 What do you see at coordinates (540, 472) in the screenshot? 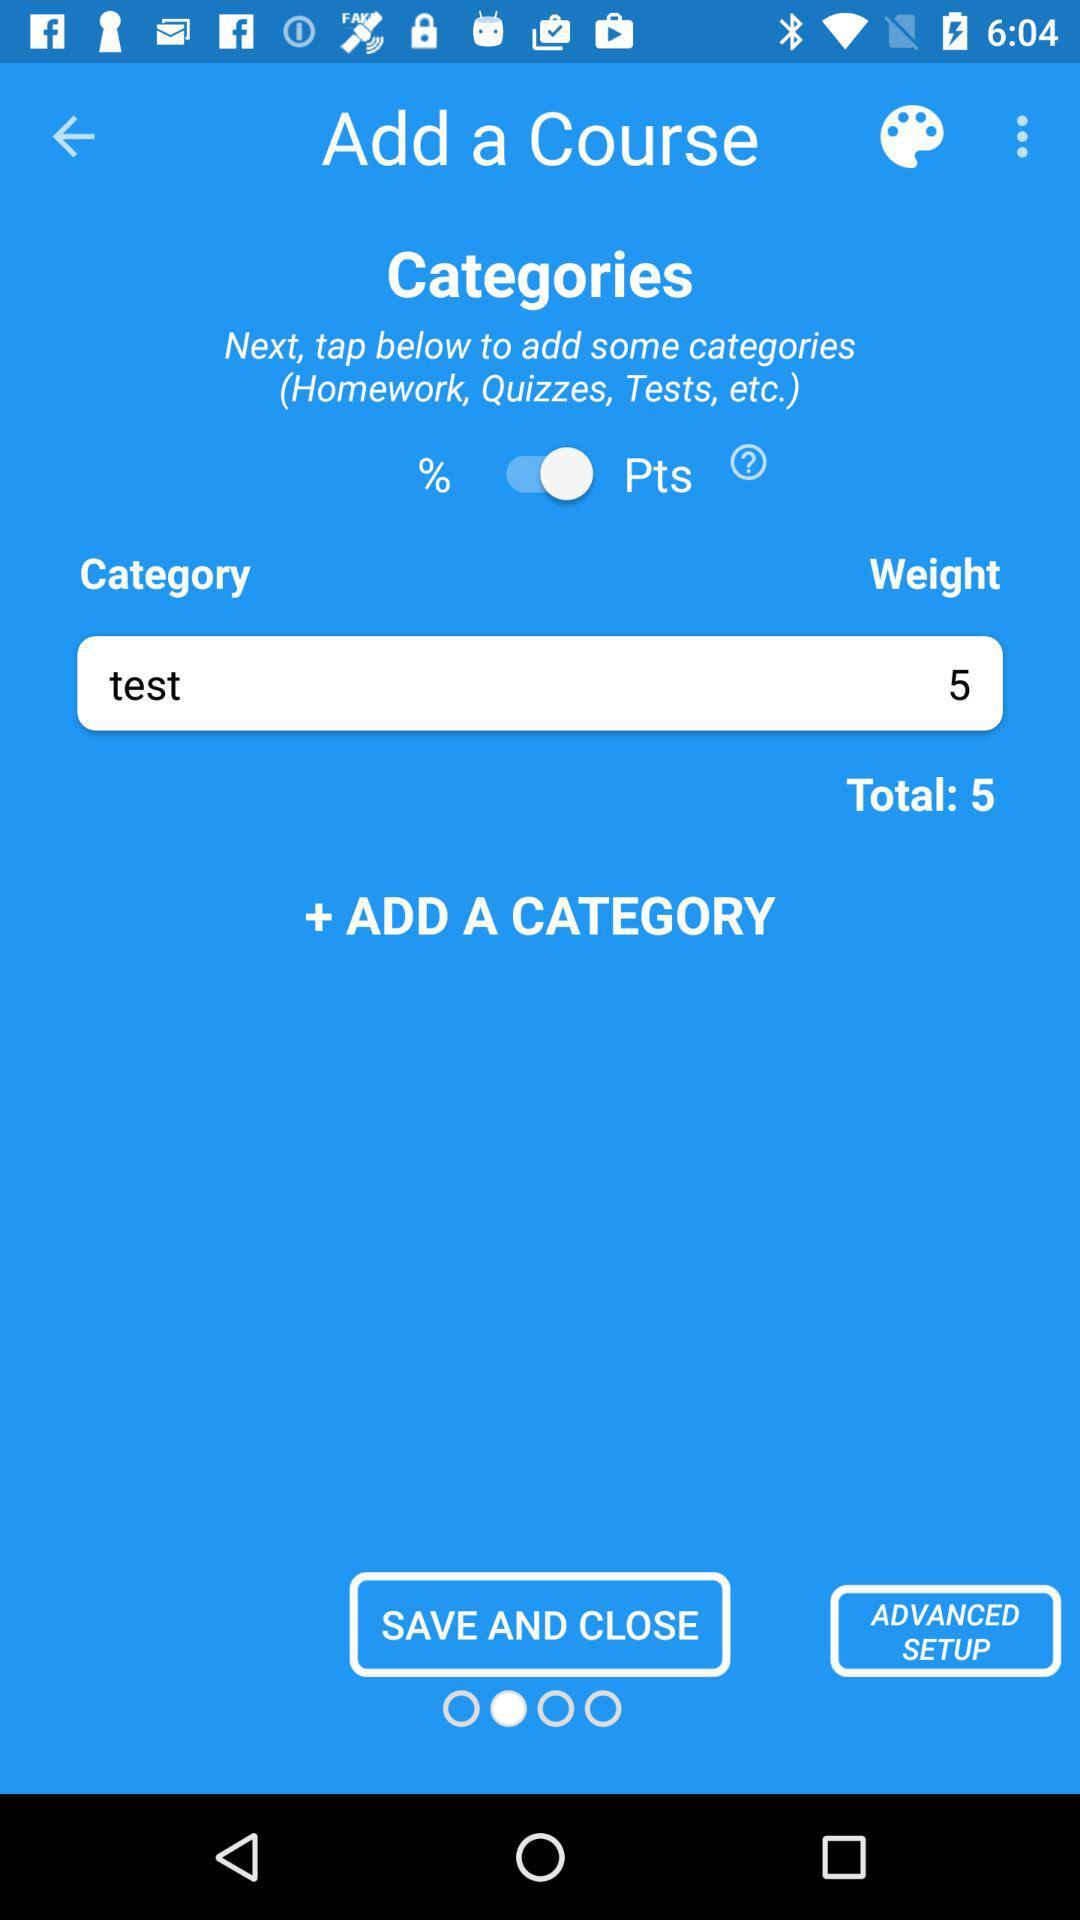
I see `to pts option` at bounding box center [540, 472].